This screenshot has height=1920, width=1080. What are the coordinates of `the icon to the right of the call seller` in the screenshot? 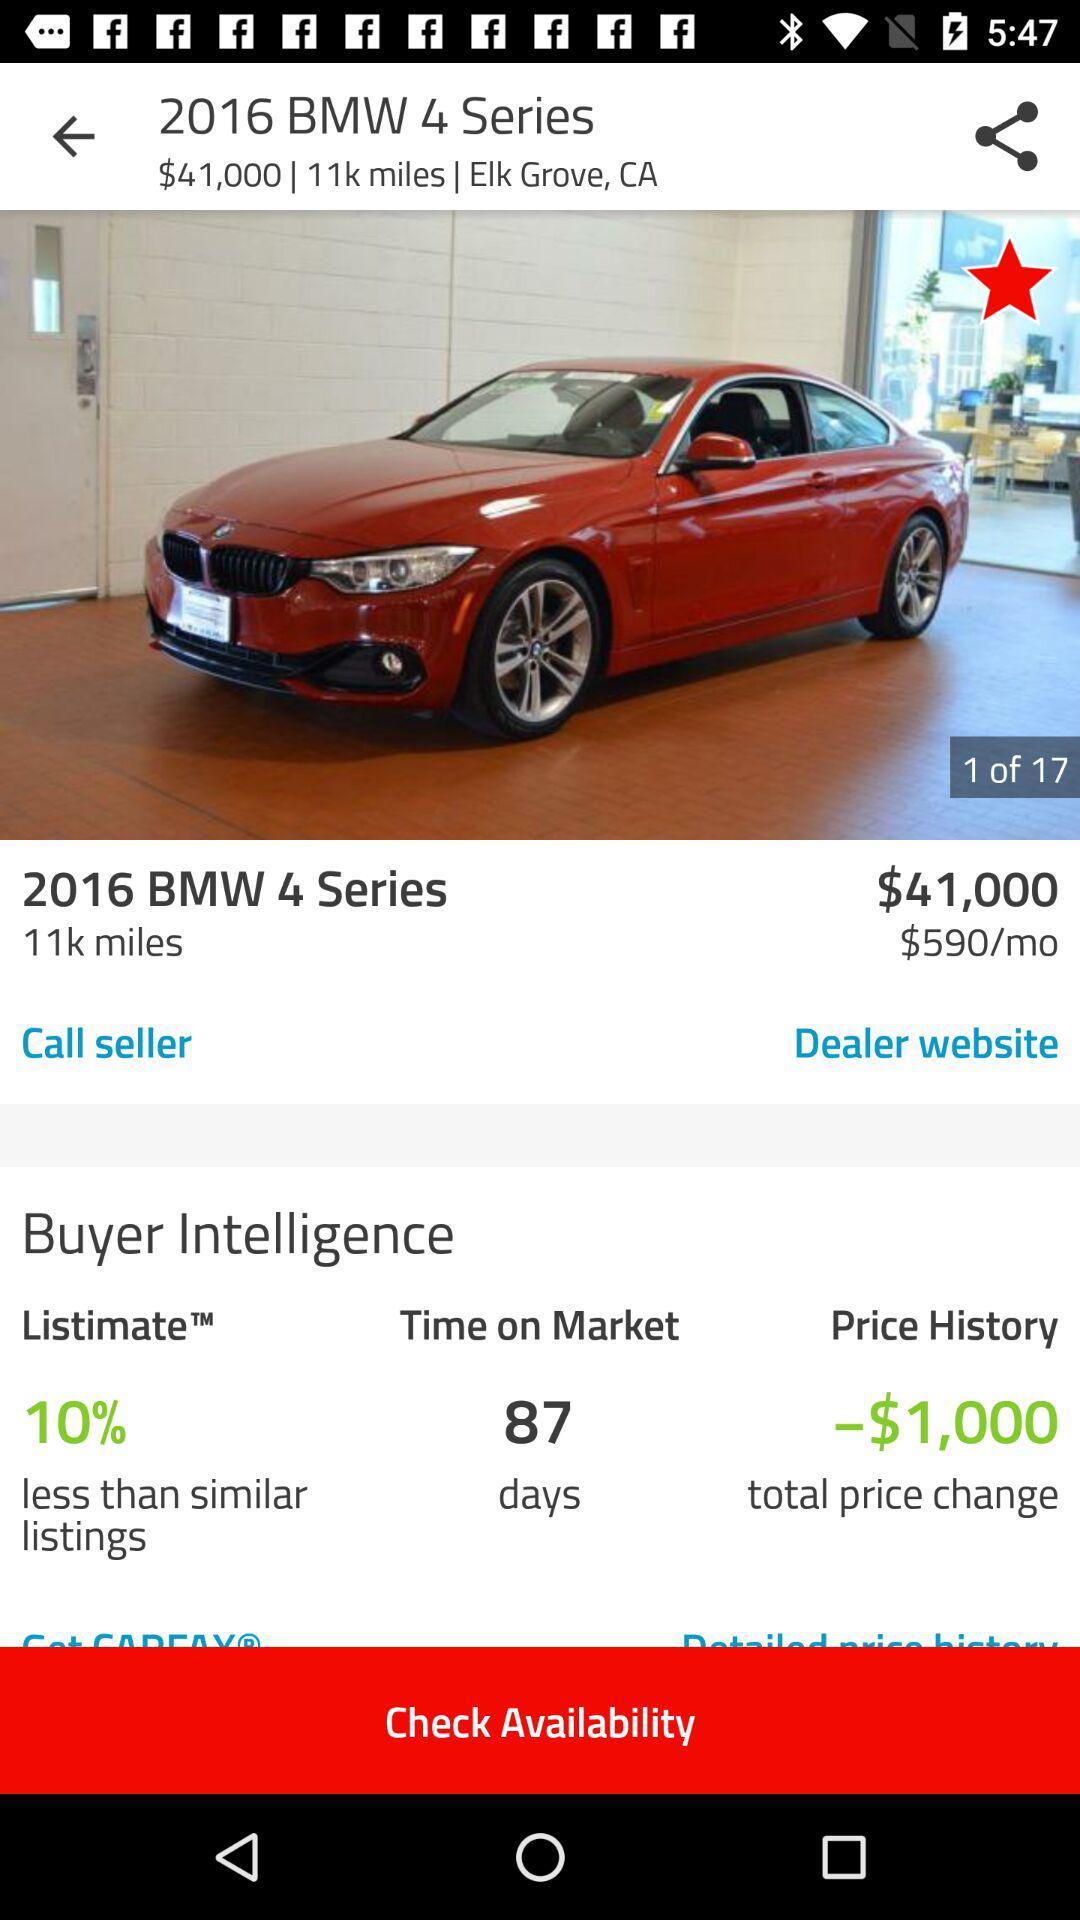 It's located at (785, 1040).